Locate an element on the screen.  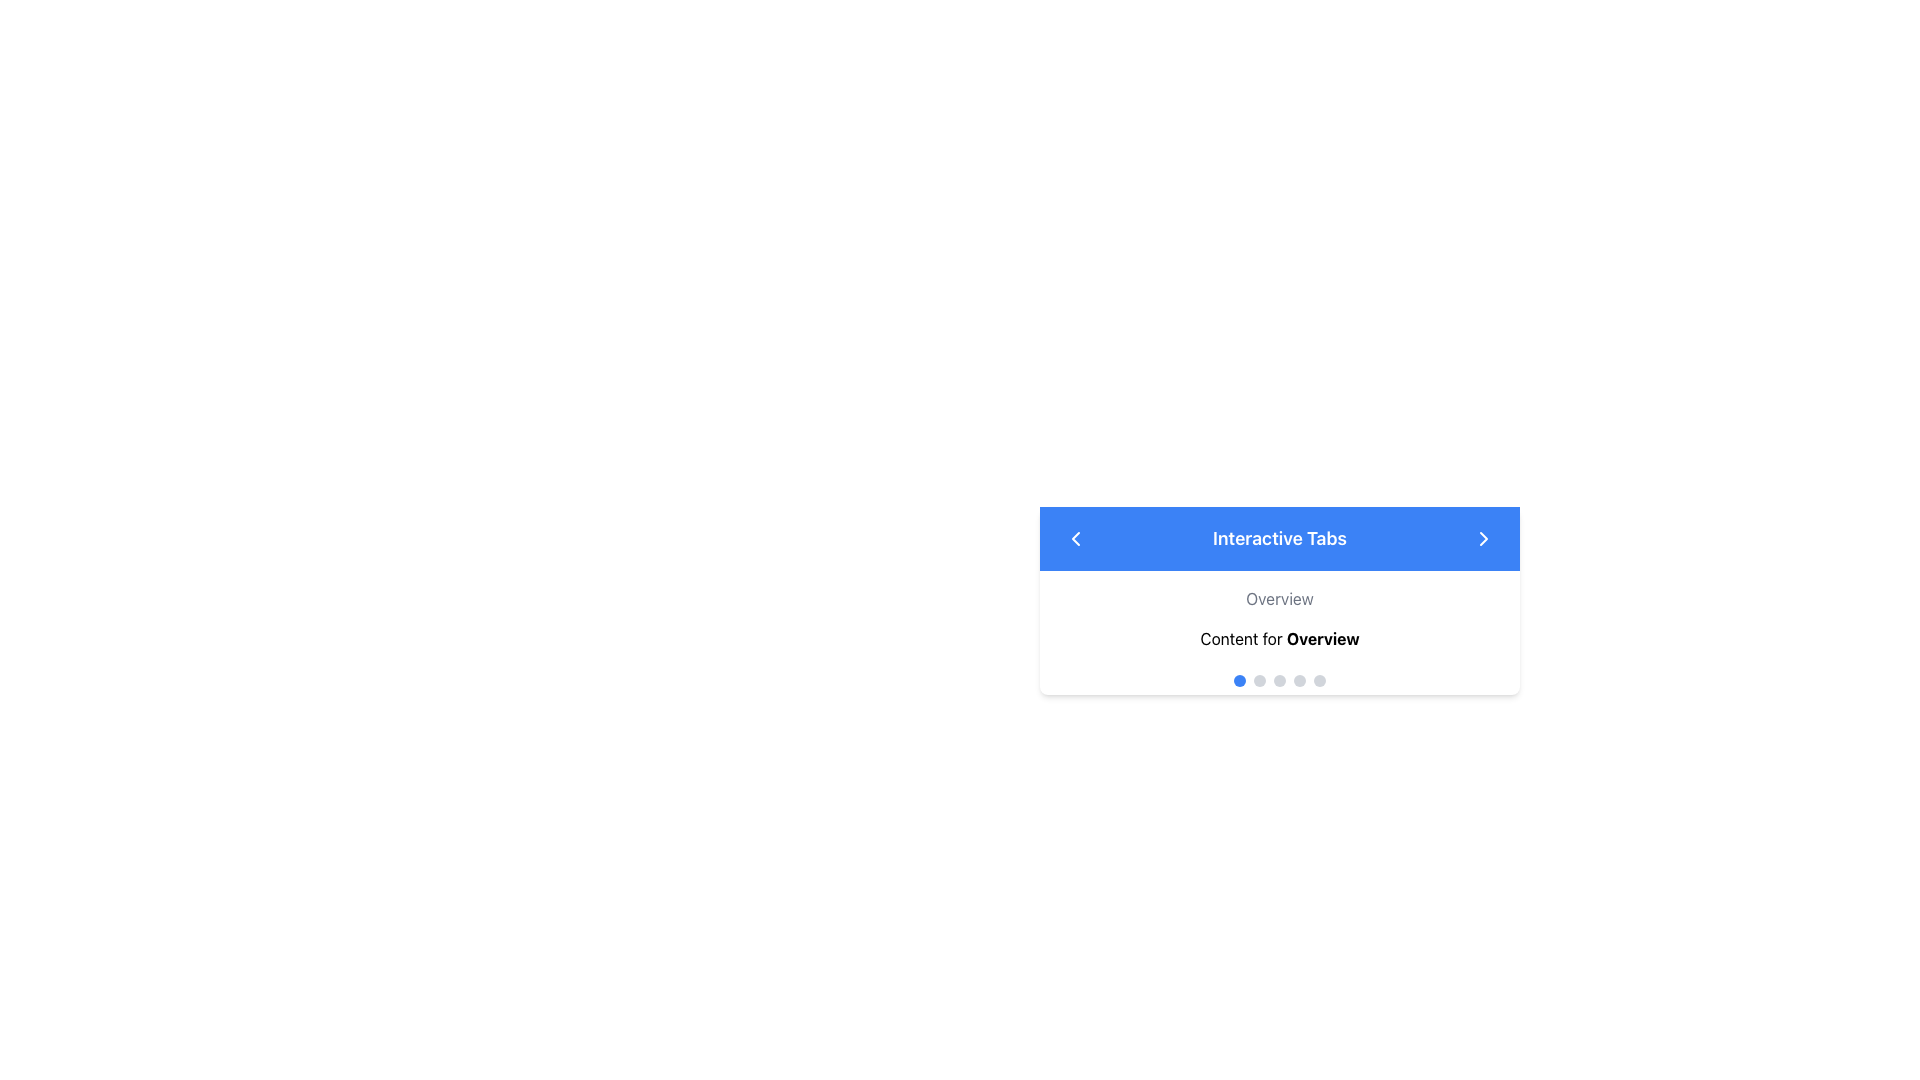
the small, left-pointing chevron icon button with a blue background is located at coordinates (1074, 538).